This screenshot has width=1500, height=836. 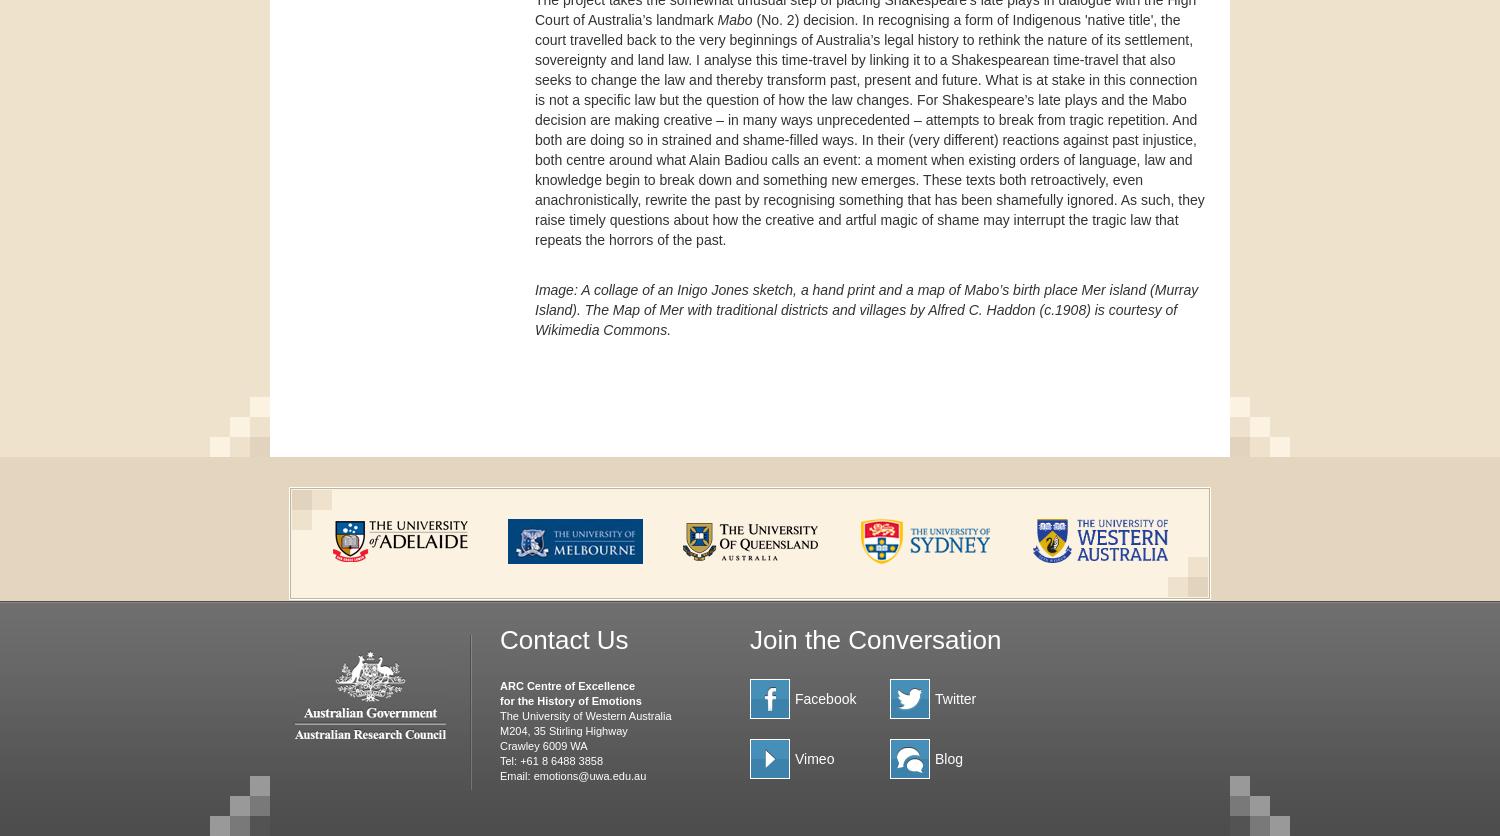 What do you see at coordinates (562, 729) in the screenshot?
I see `'M204, 35 Stirling Highway'` at bounding box center [562, 729].